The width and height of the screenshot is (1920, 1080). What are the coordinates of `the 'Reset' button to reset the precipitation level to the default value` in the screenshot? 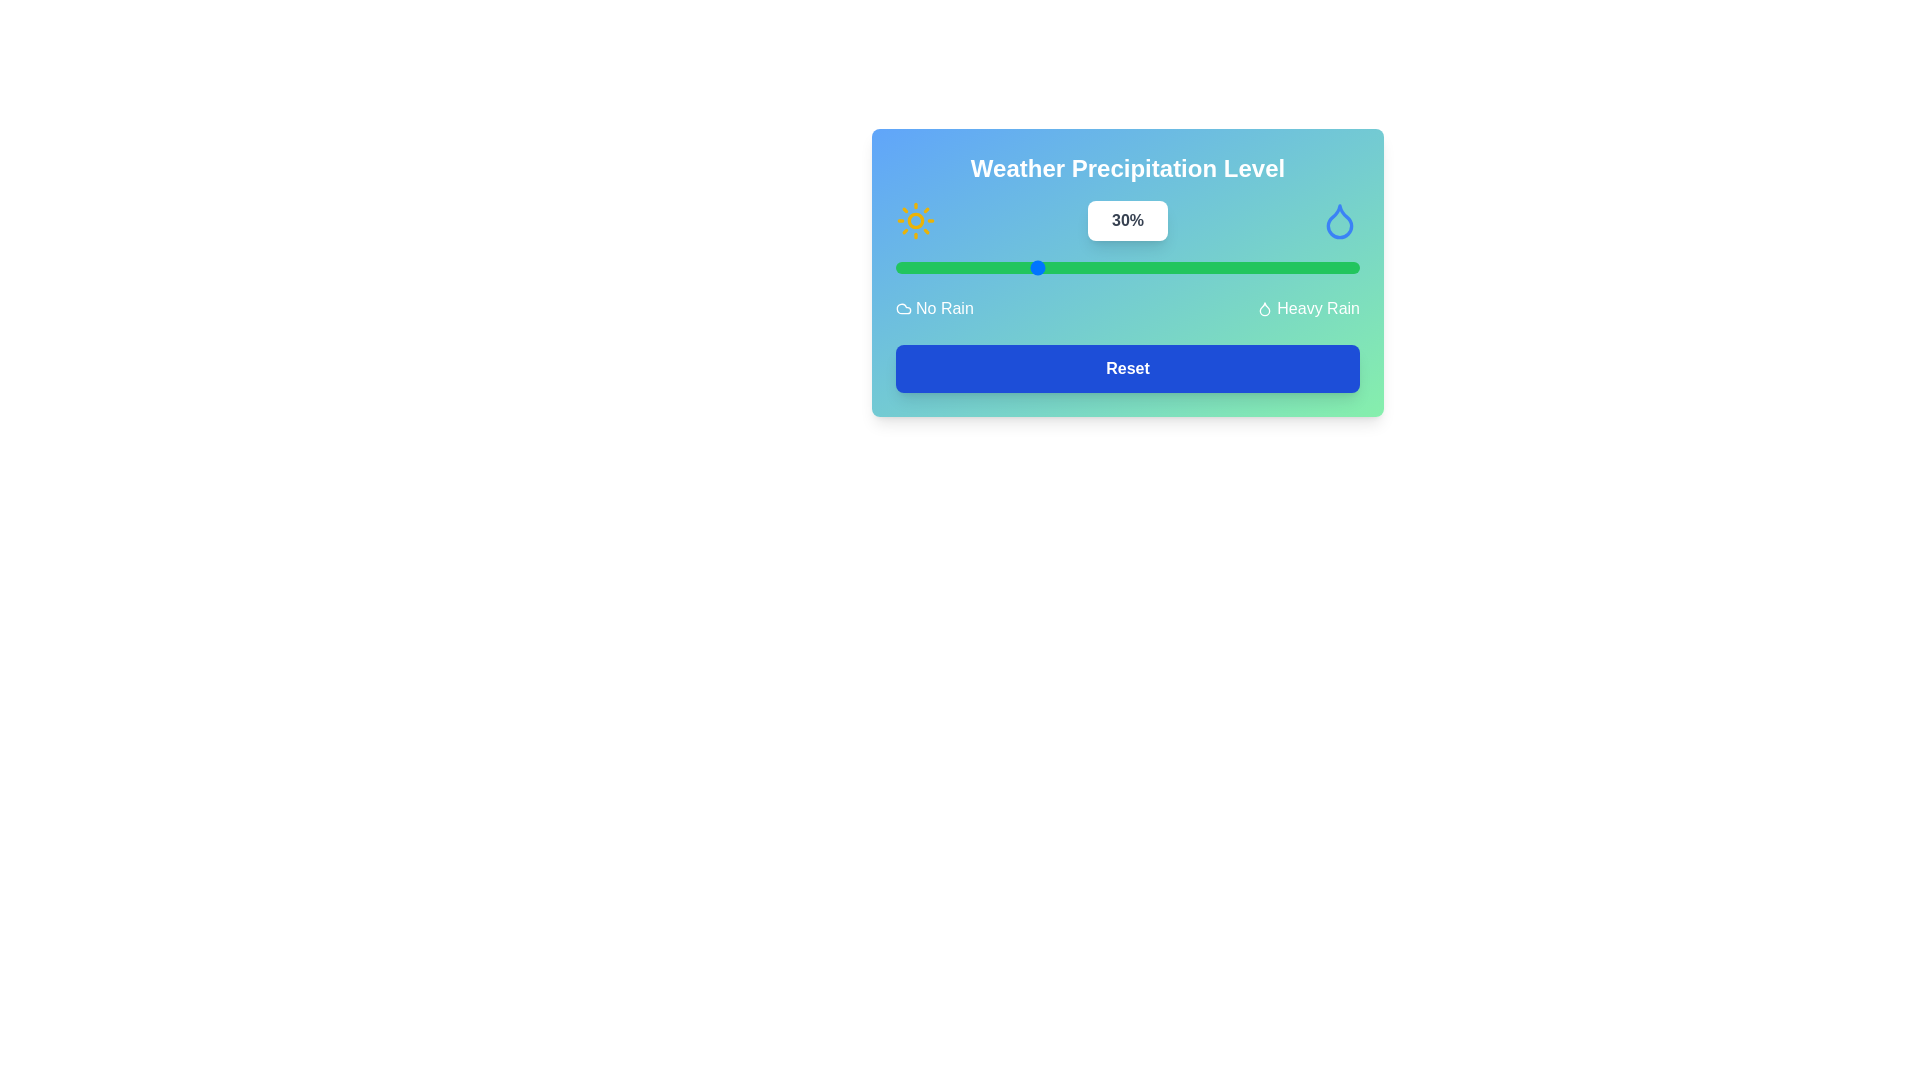 It's located at (1128, 369).